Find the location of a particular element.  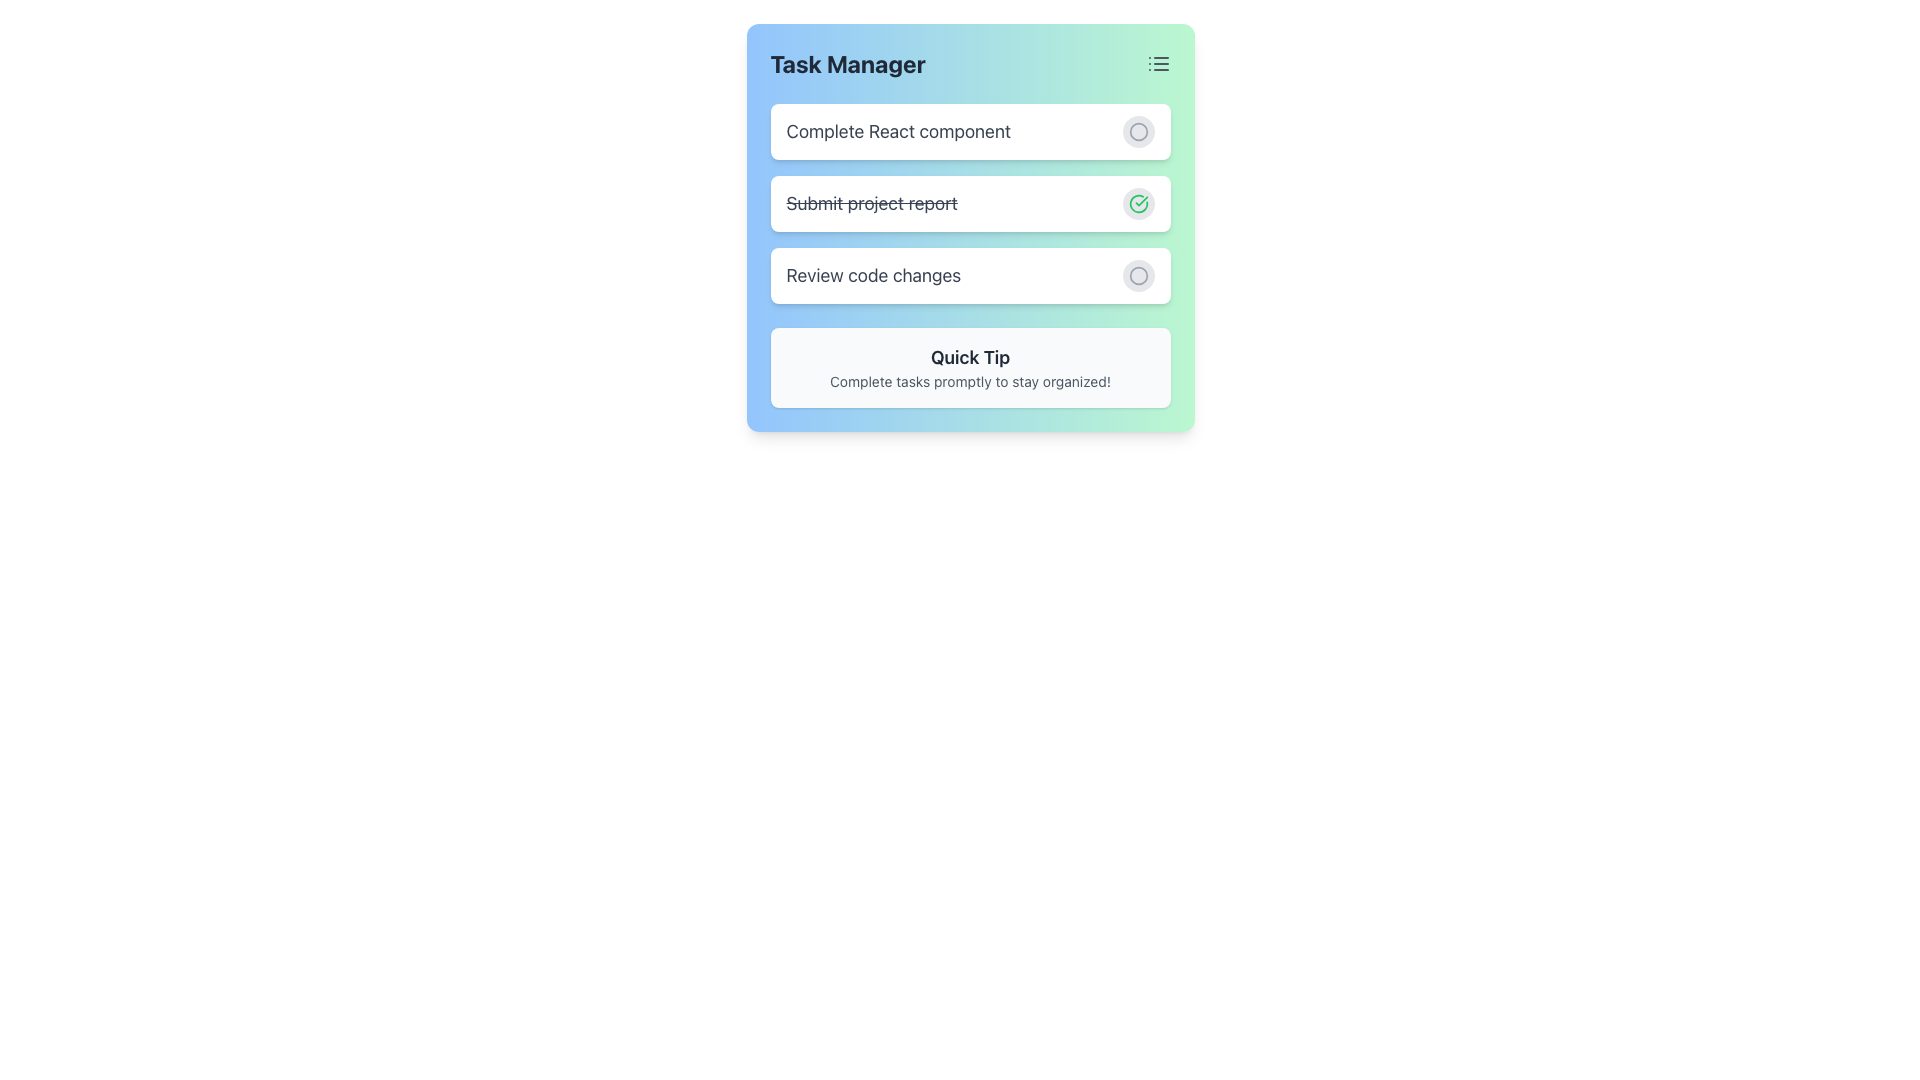

the button that serves as a status toggle for marking the task 'Submit project report' as completed or approved is located at coordinates (1138, 204).